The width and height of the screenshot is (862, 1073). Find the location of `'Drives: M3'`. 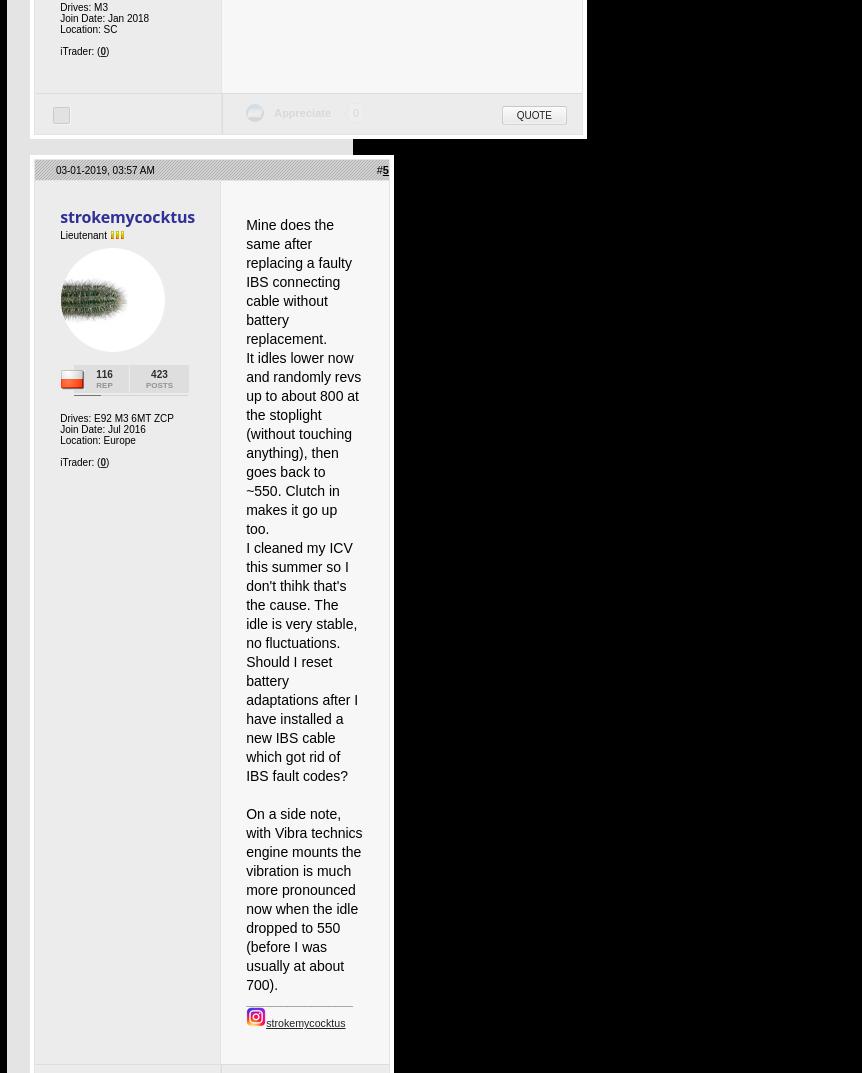

'Drives: M3' is located at coordinates (59, 6).